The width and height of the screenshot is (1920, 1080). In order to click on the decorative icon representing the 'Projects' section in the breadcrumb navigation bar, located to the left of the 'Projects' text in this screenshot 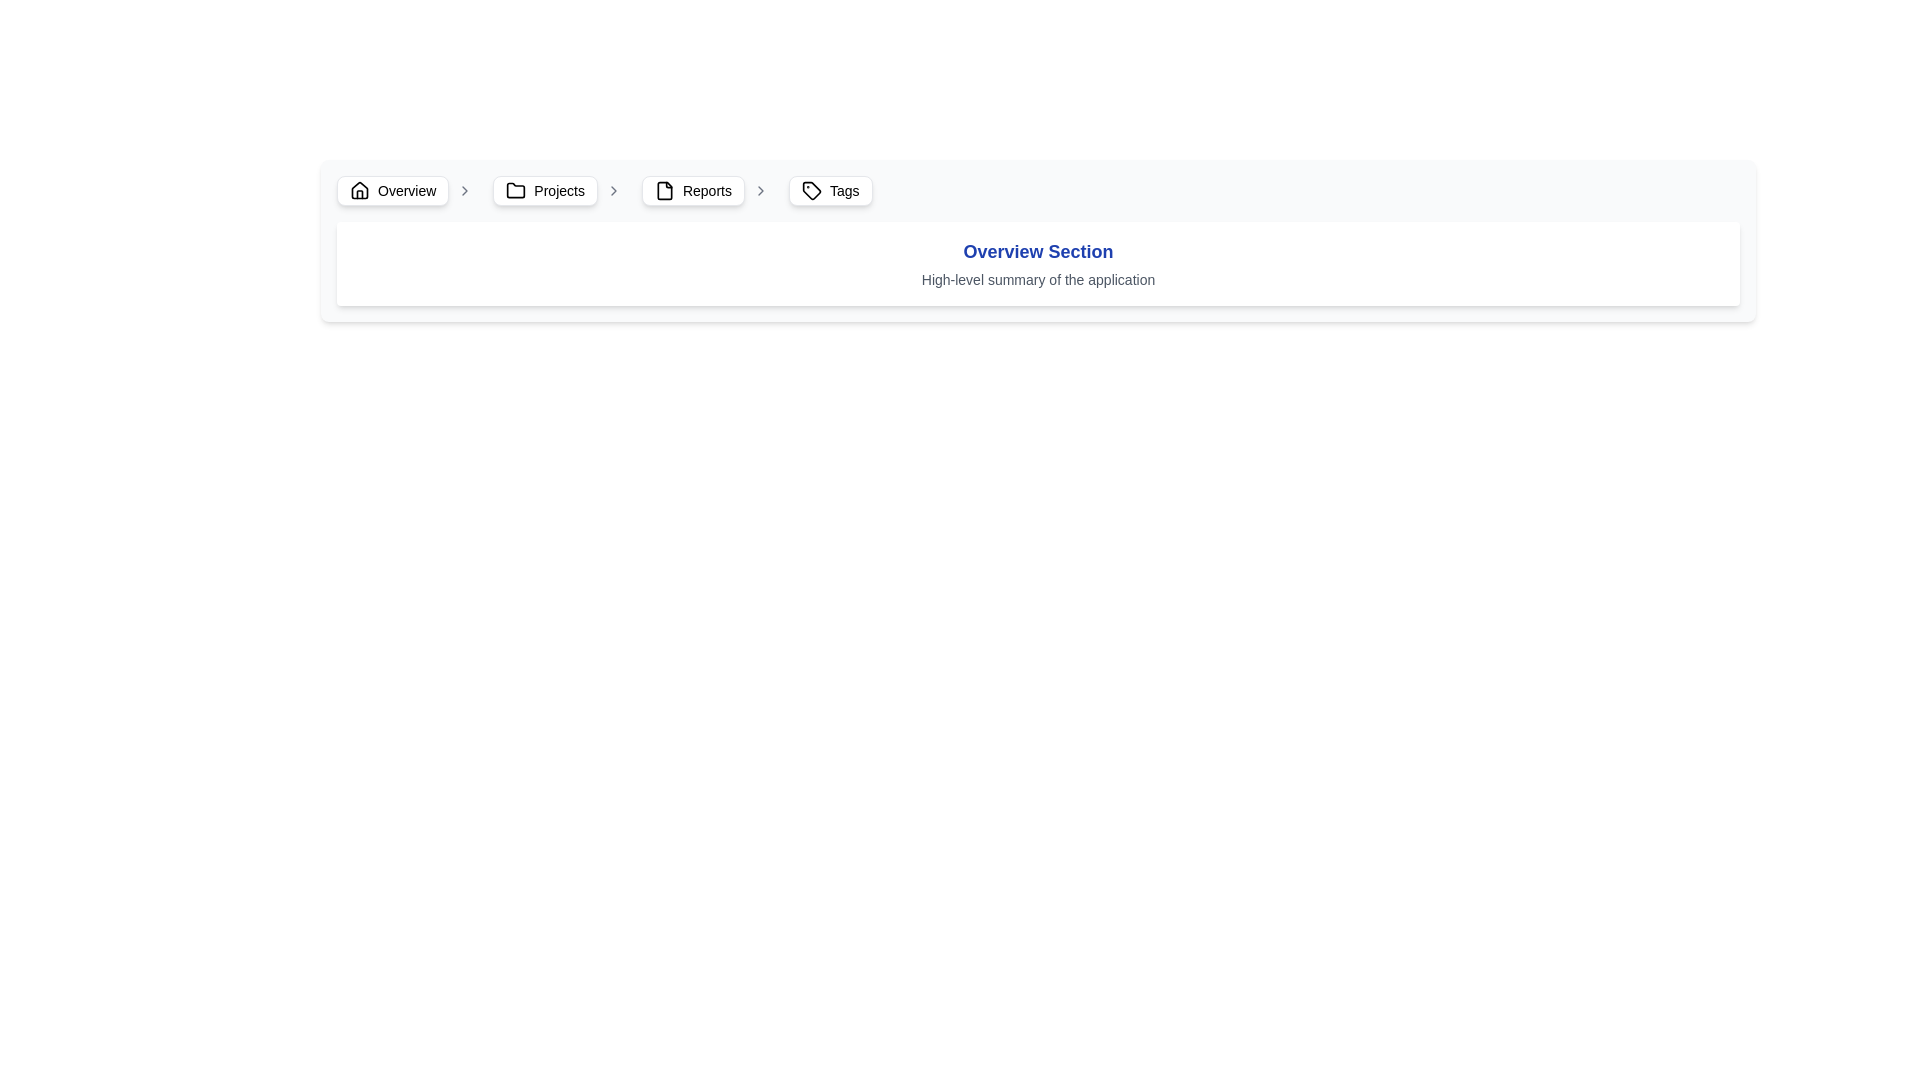, I will do `click(516, 191)`.